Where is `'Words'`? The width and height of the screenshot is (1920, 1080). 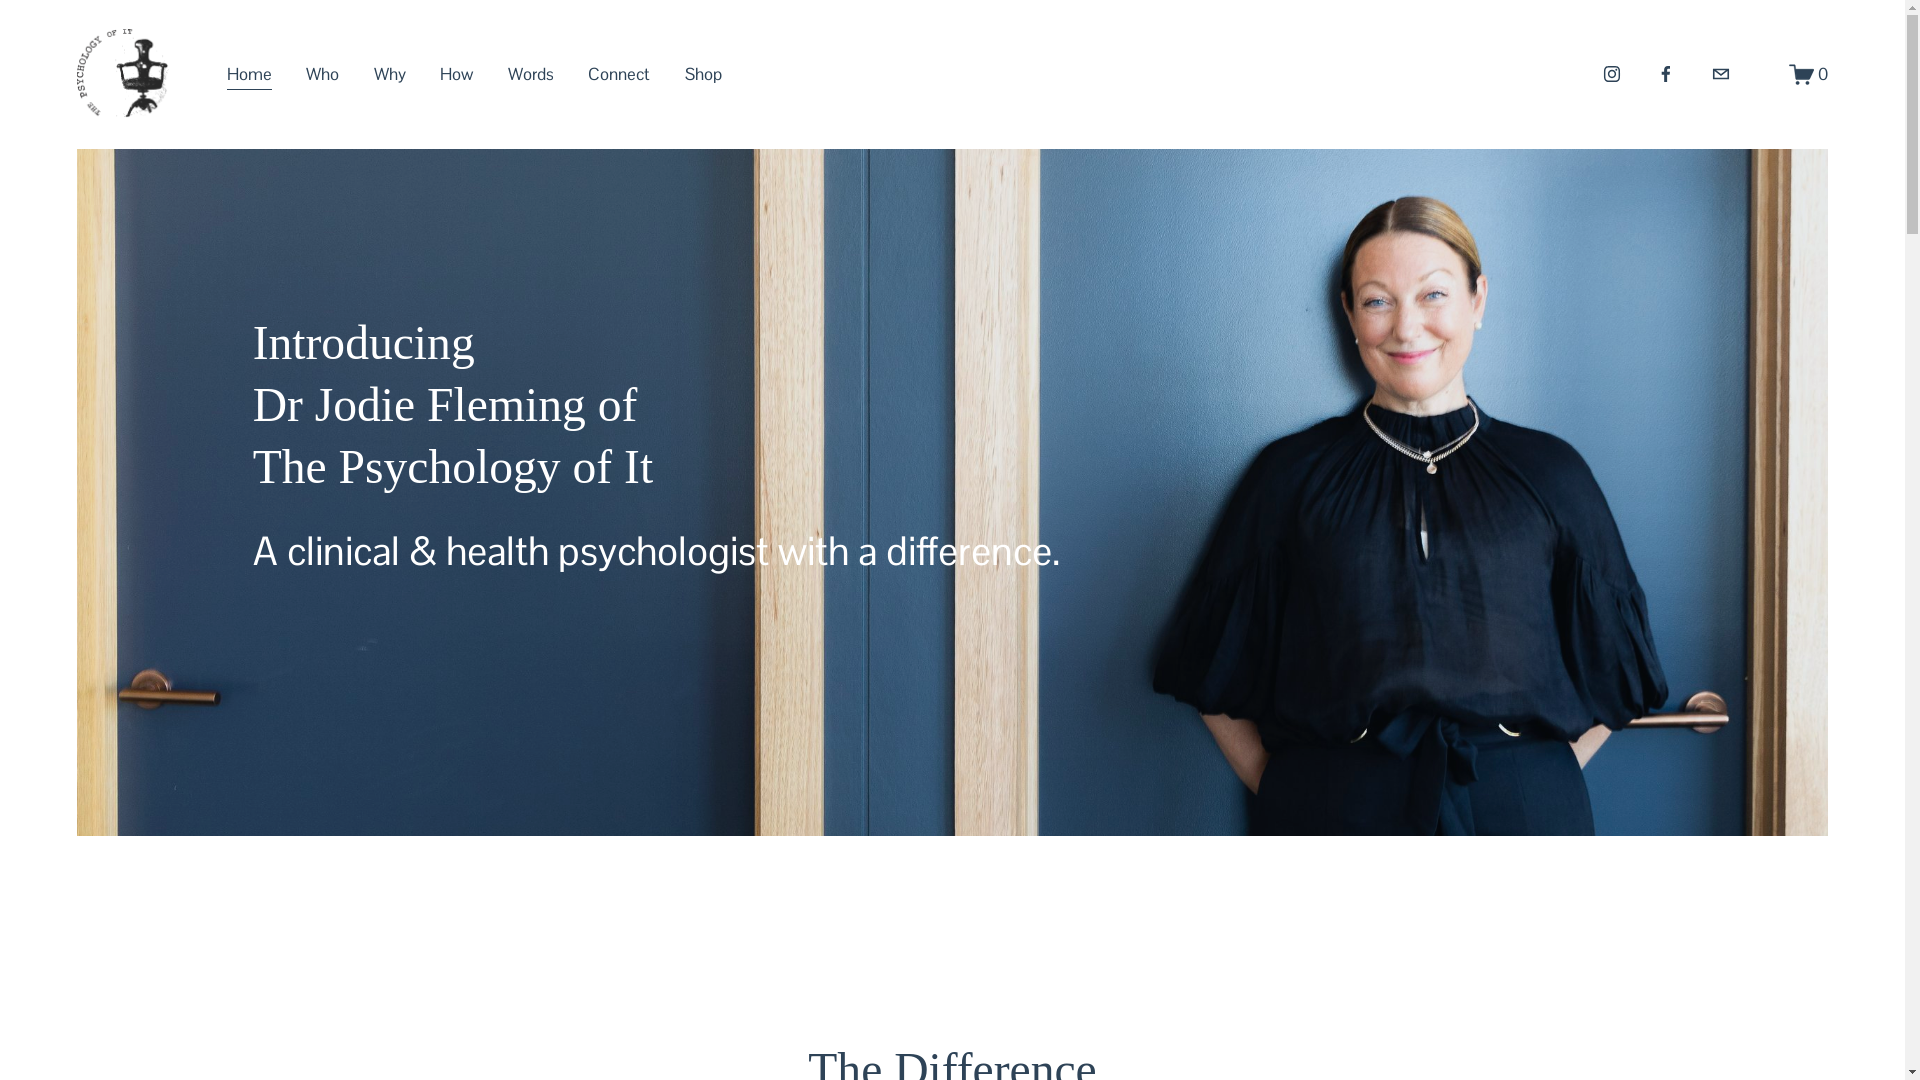
'Words' is located at coordinates (531, 72).